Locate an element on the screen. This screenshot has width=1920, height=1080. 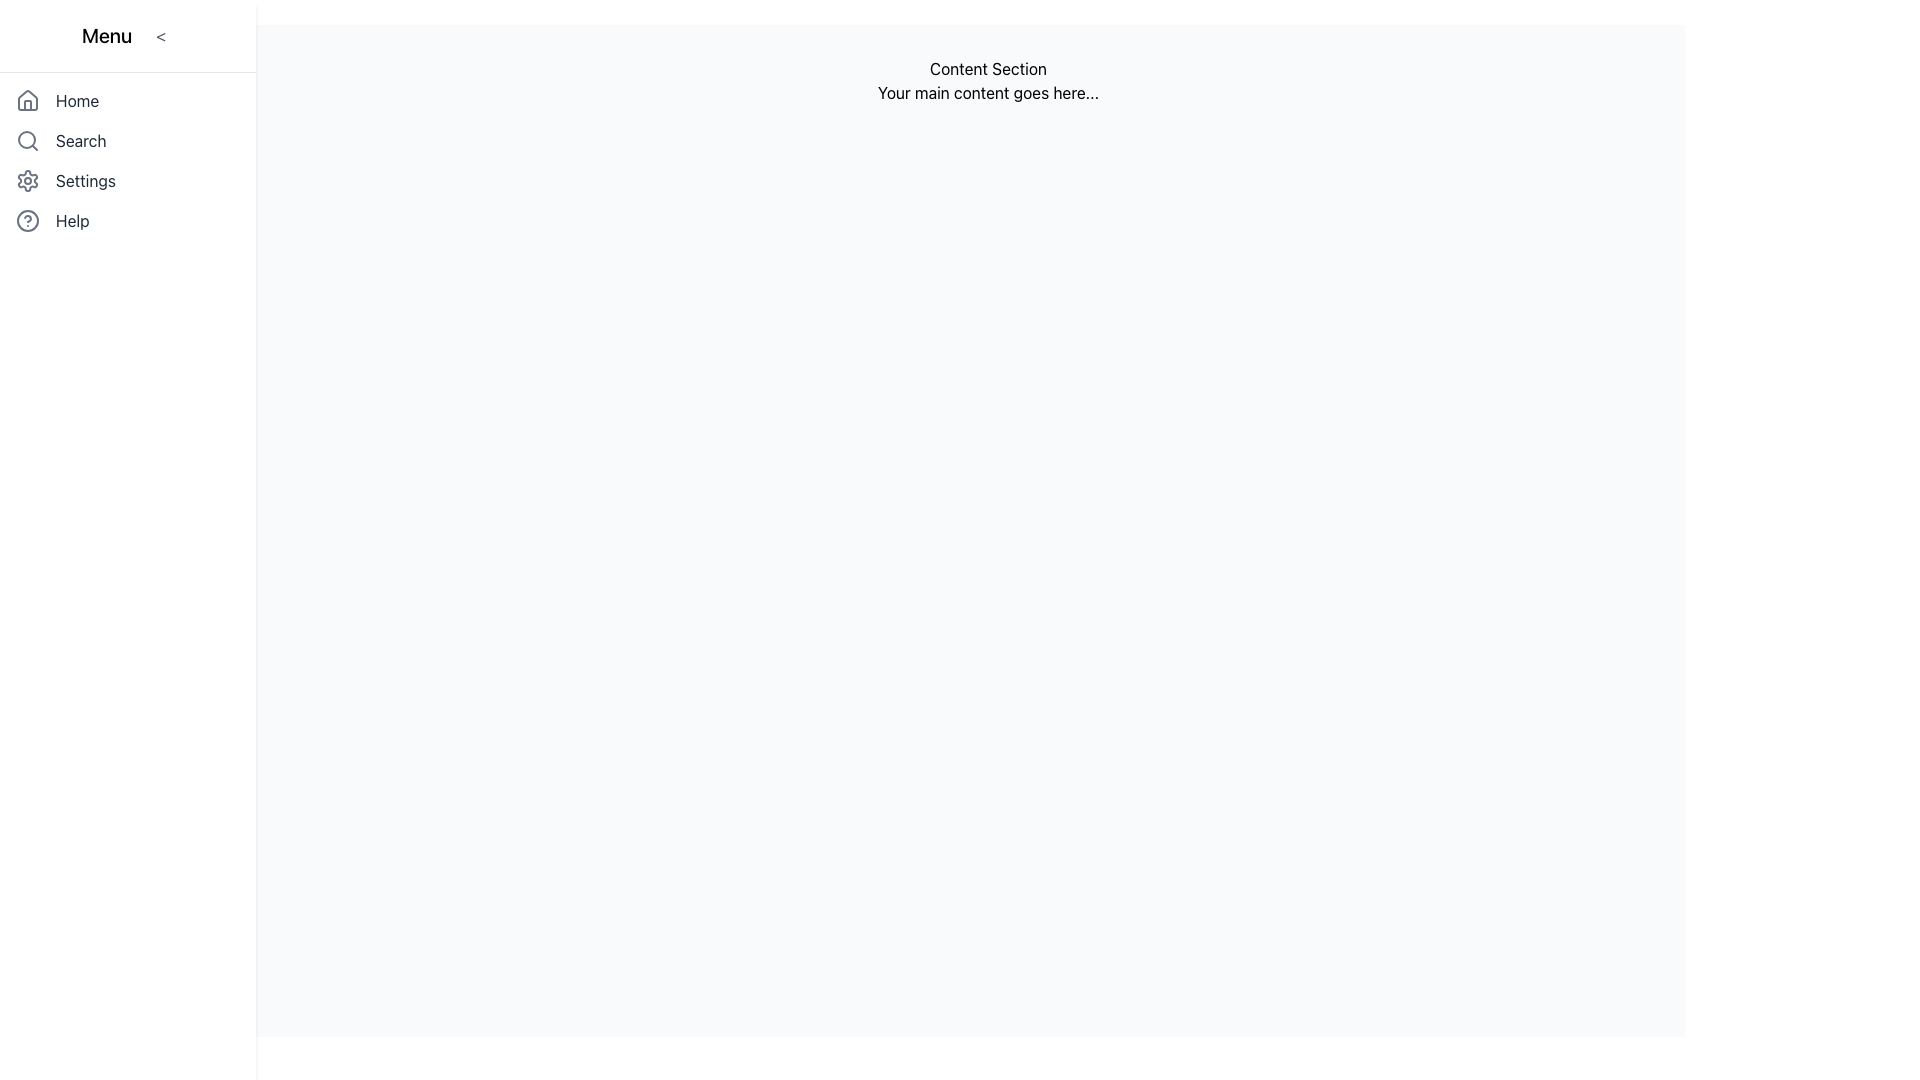
the circular decorative shape representing the magnifying glass in the left sidebar menu is located at coordinates (27, 138).